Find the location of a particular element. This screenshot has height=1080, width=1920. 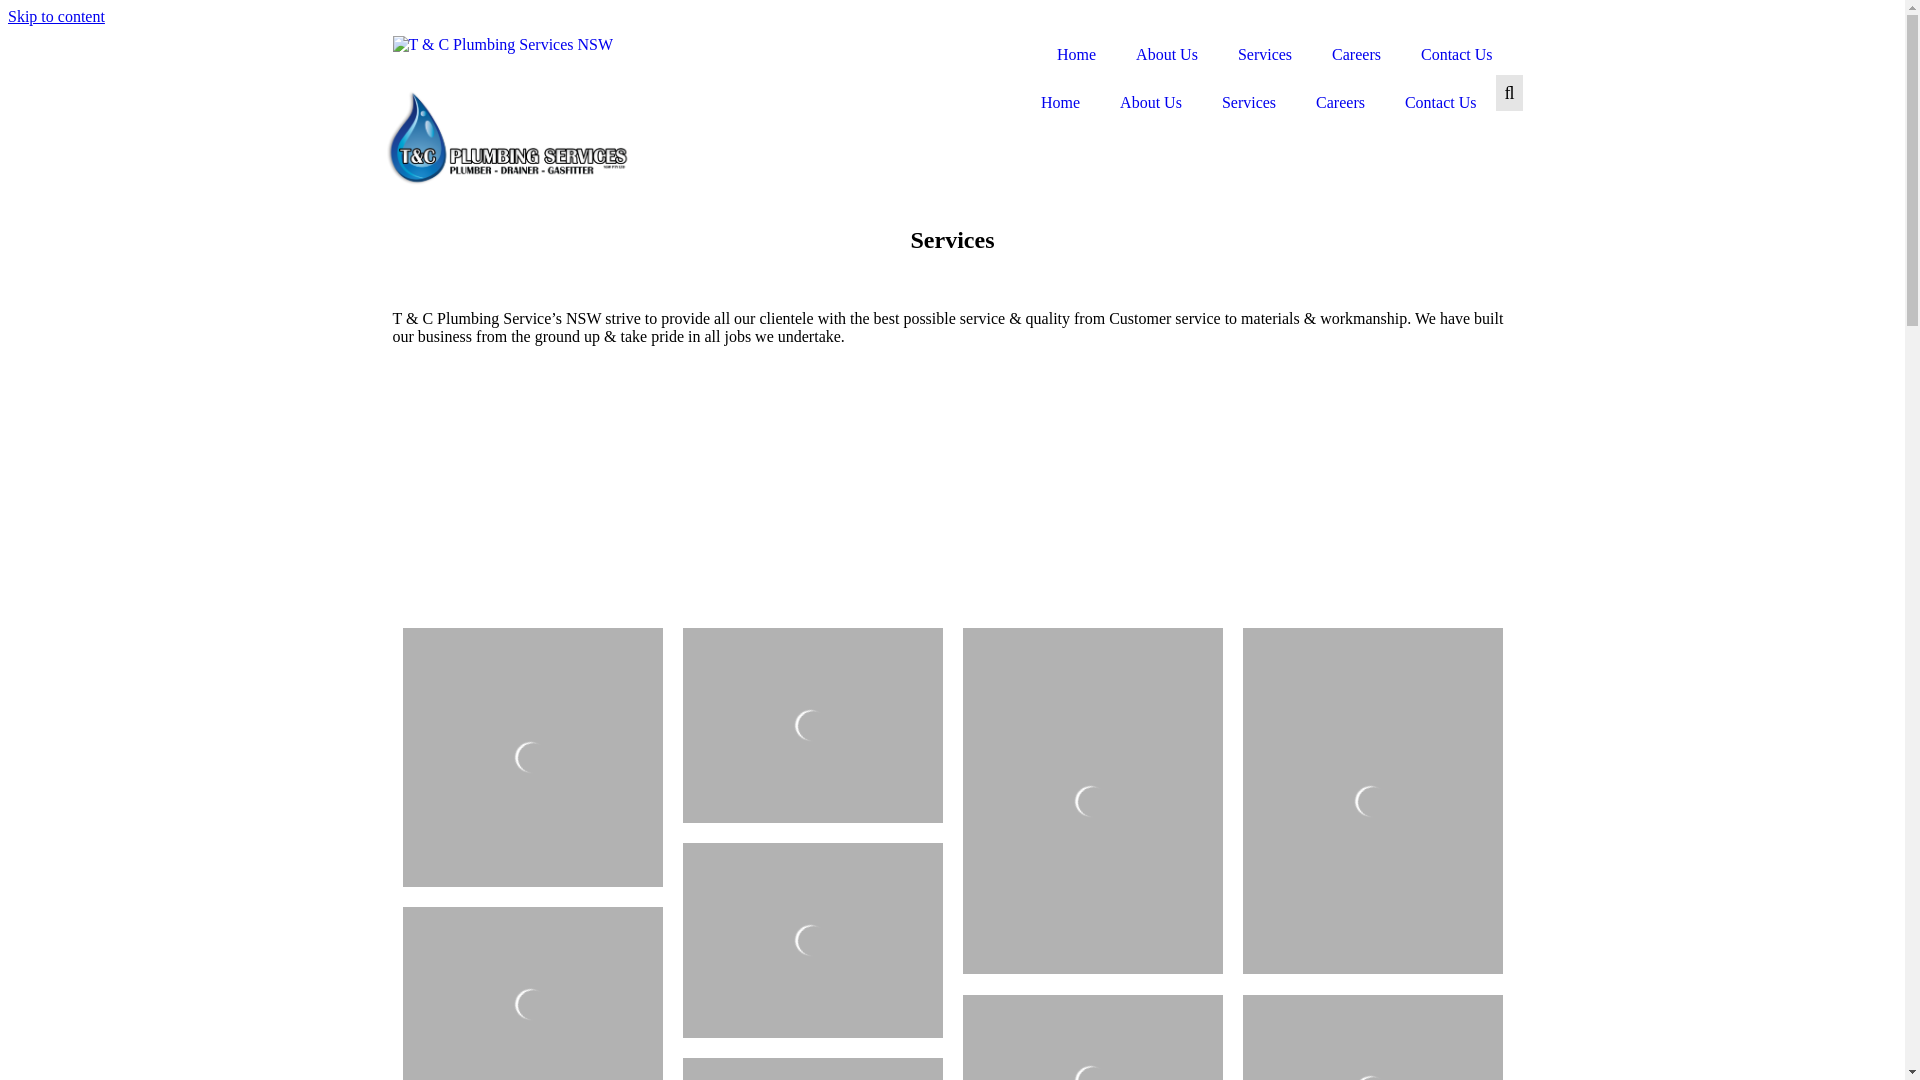

'About Us' is located at coordinates (1151, 103).